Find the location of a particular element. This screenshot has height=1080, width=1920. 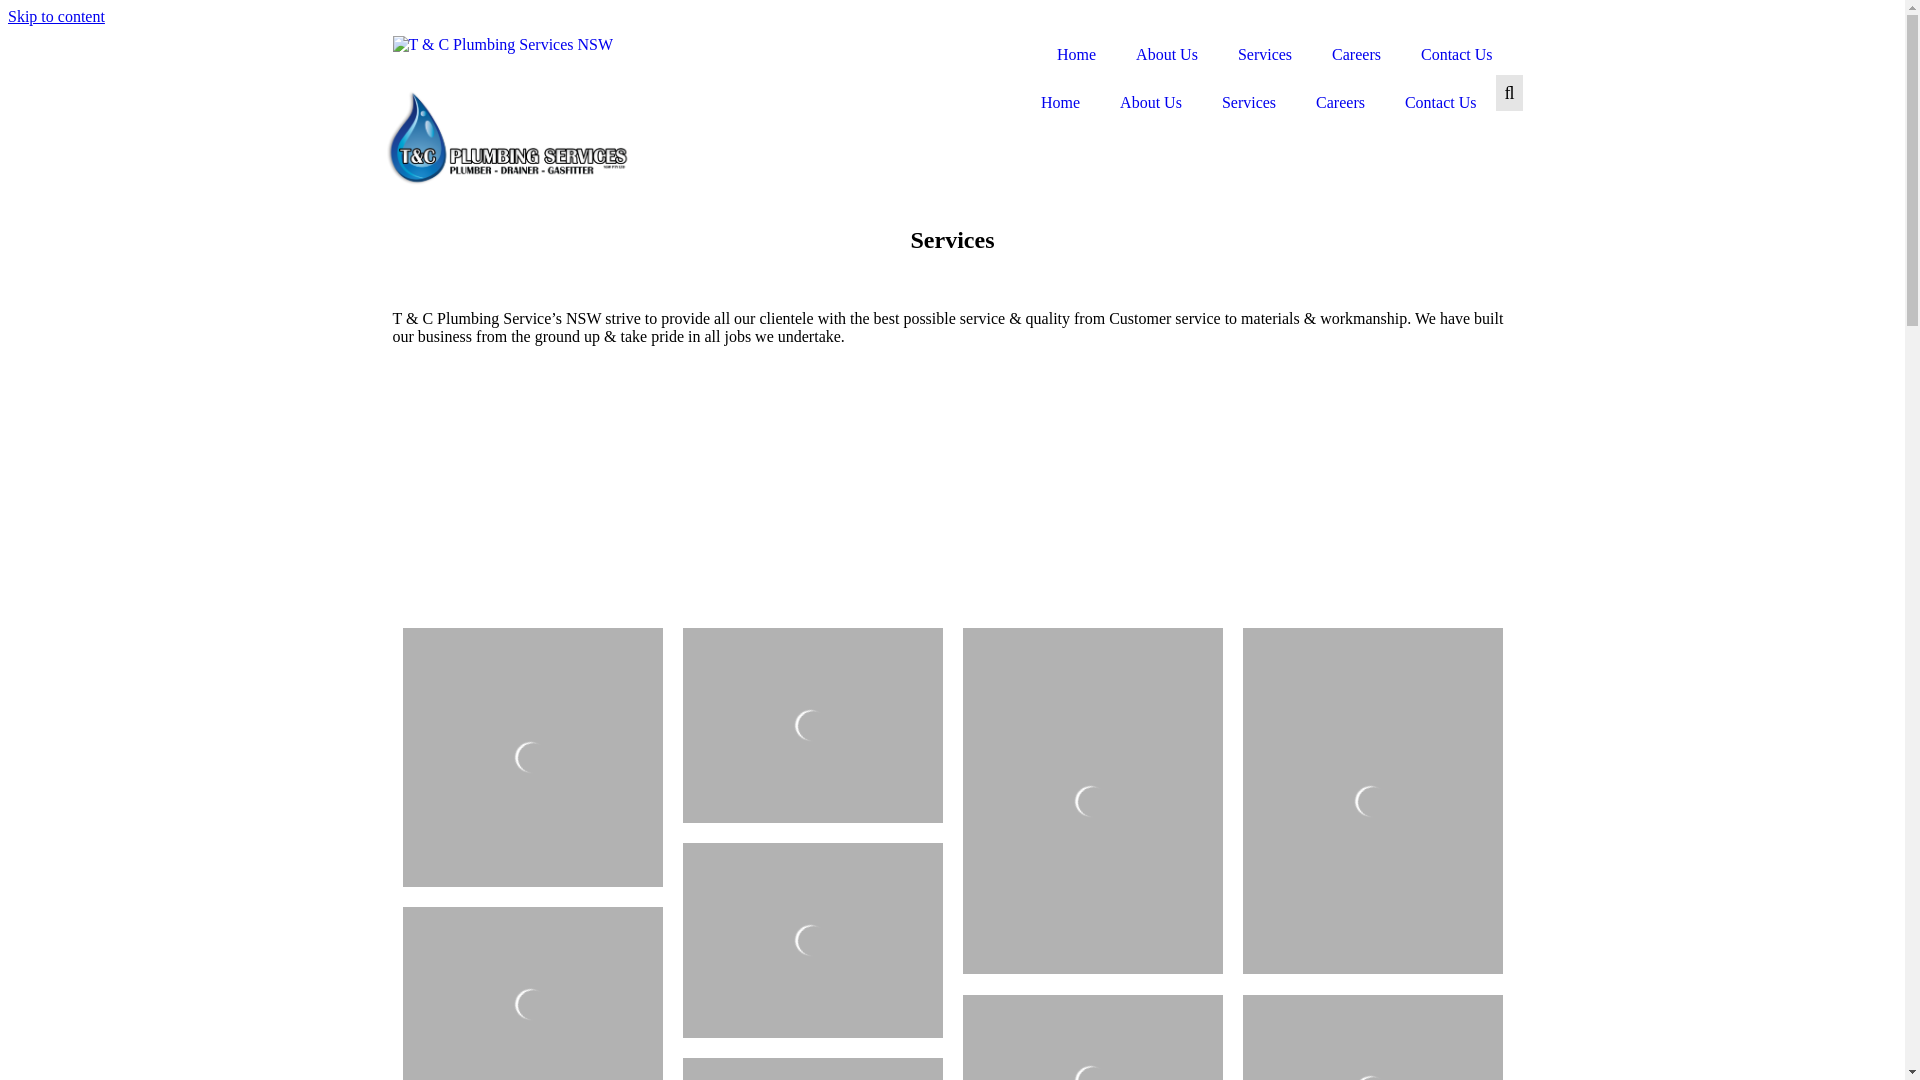

'About Us' is located at coordinates (1151, 103).